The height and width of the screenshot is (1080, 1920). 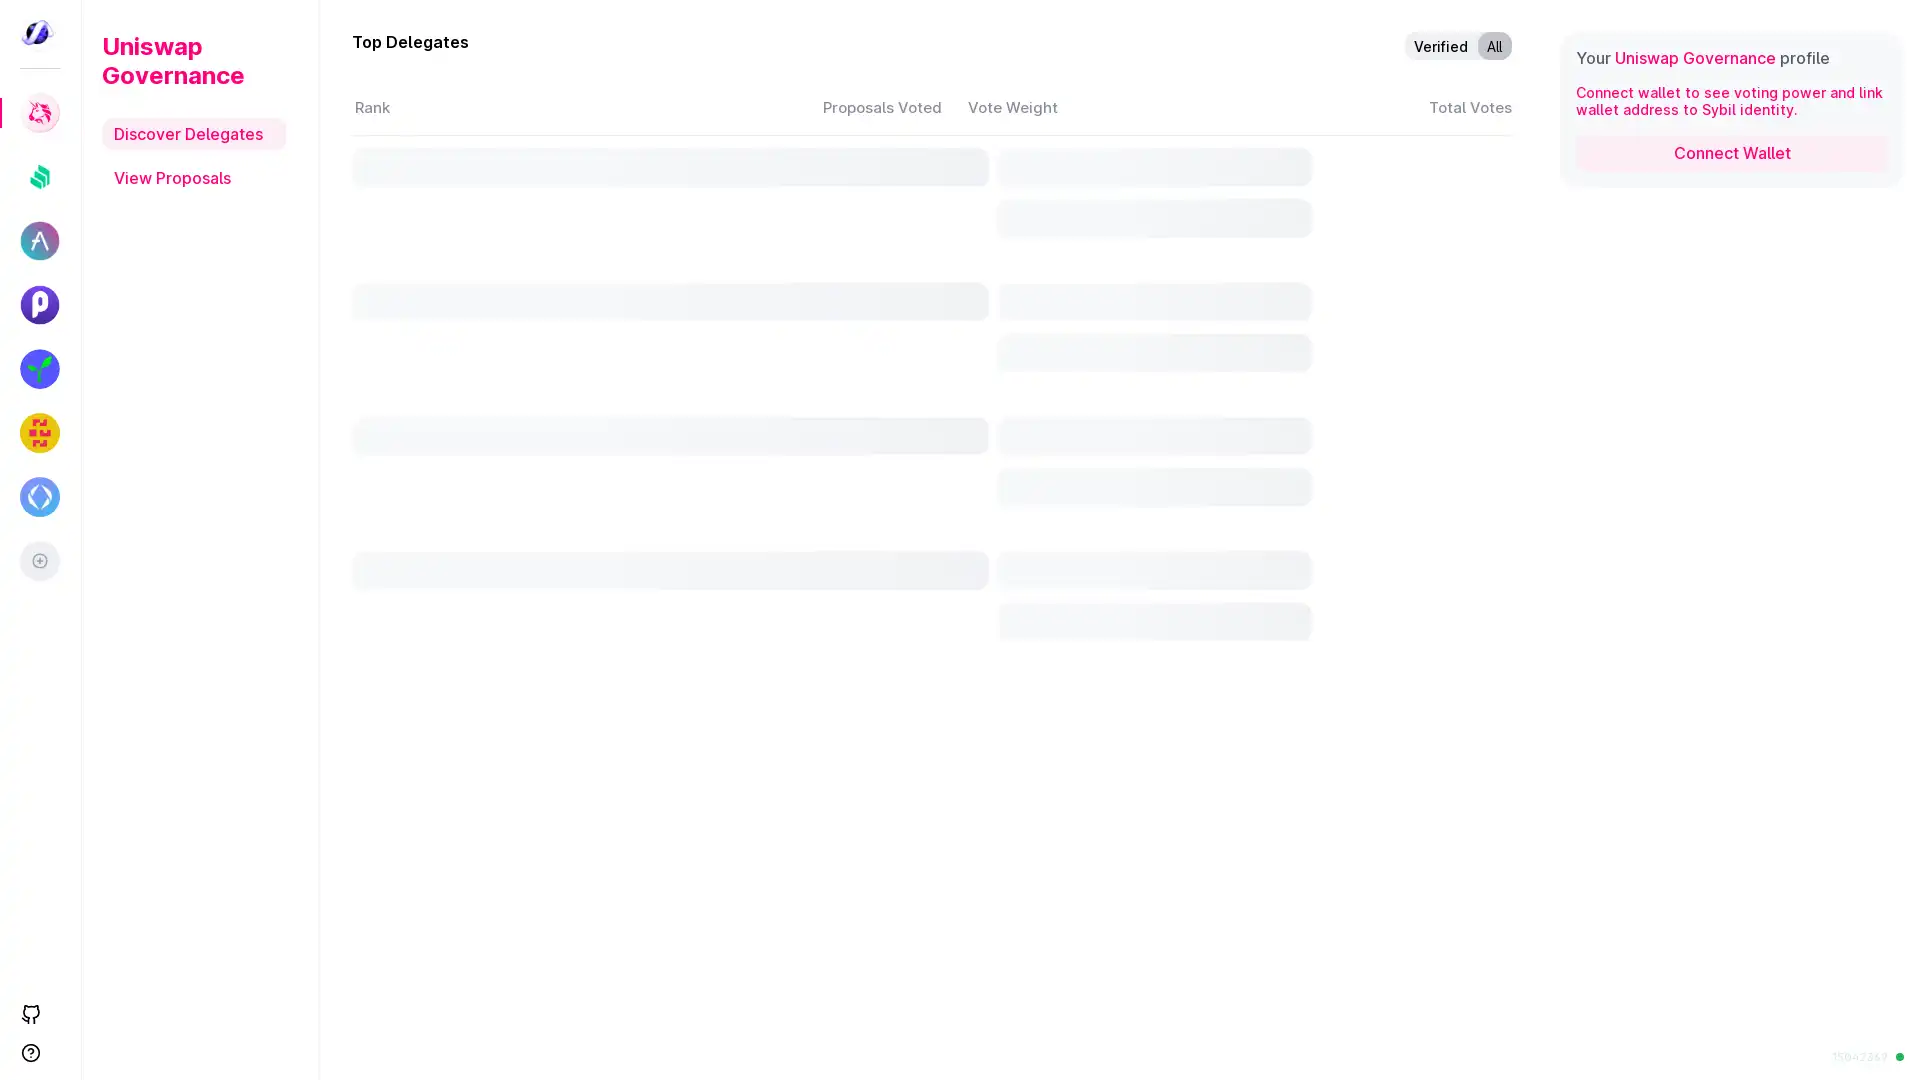 I want to click on Delegate, so click(x=1326, y=417).